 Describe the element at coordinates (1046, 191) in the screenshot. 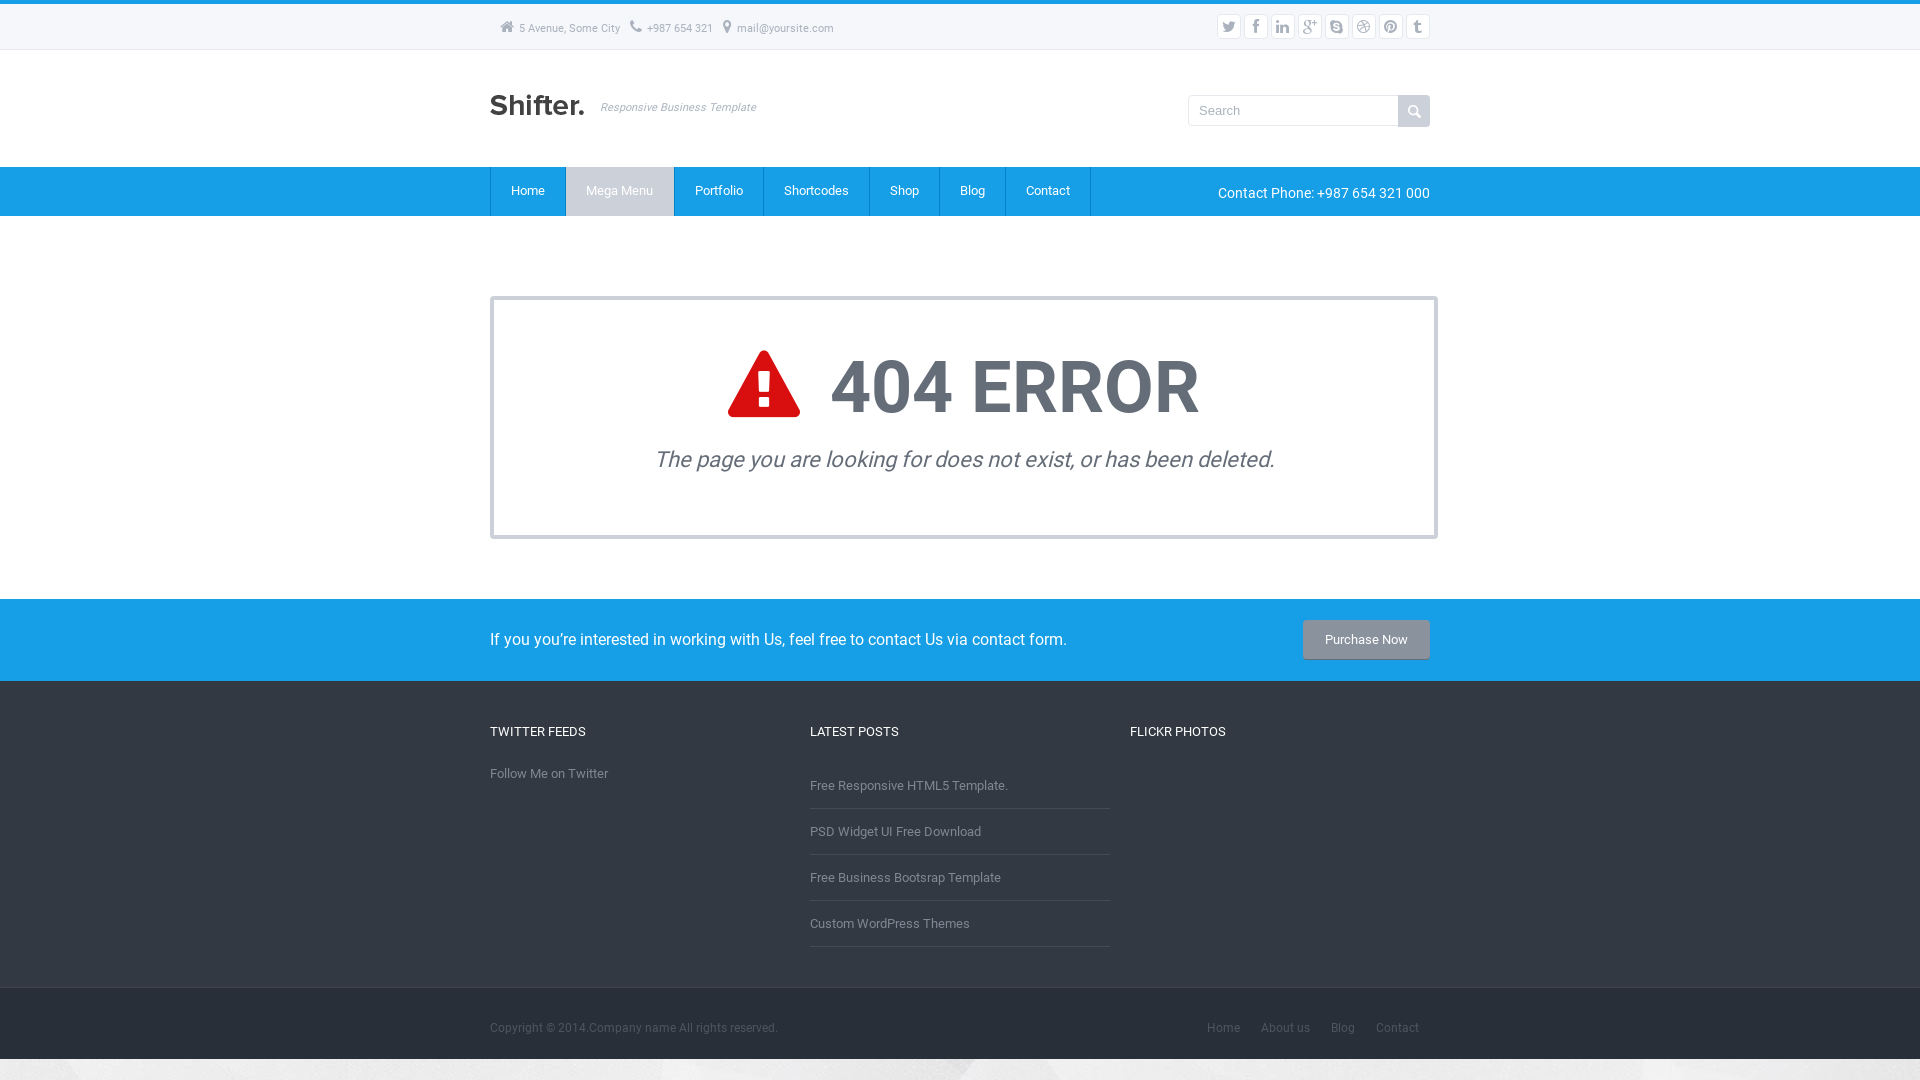

I see `'Contact'` at that location.